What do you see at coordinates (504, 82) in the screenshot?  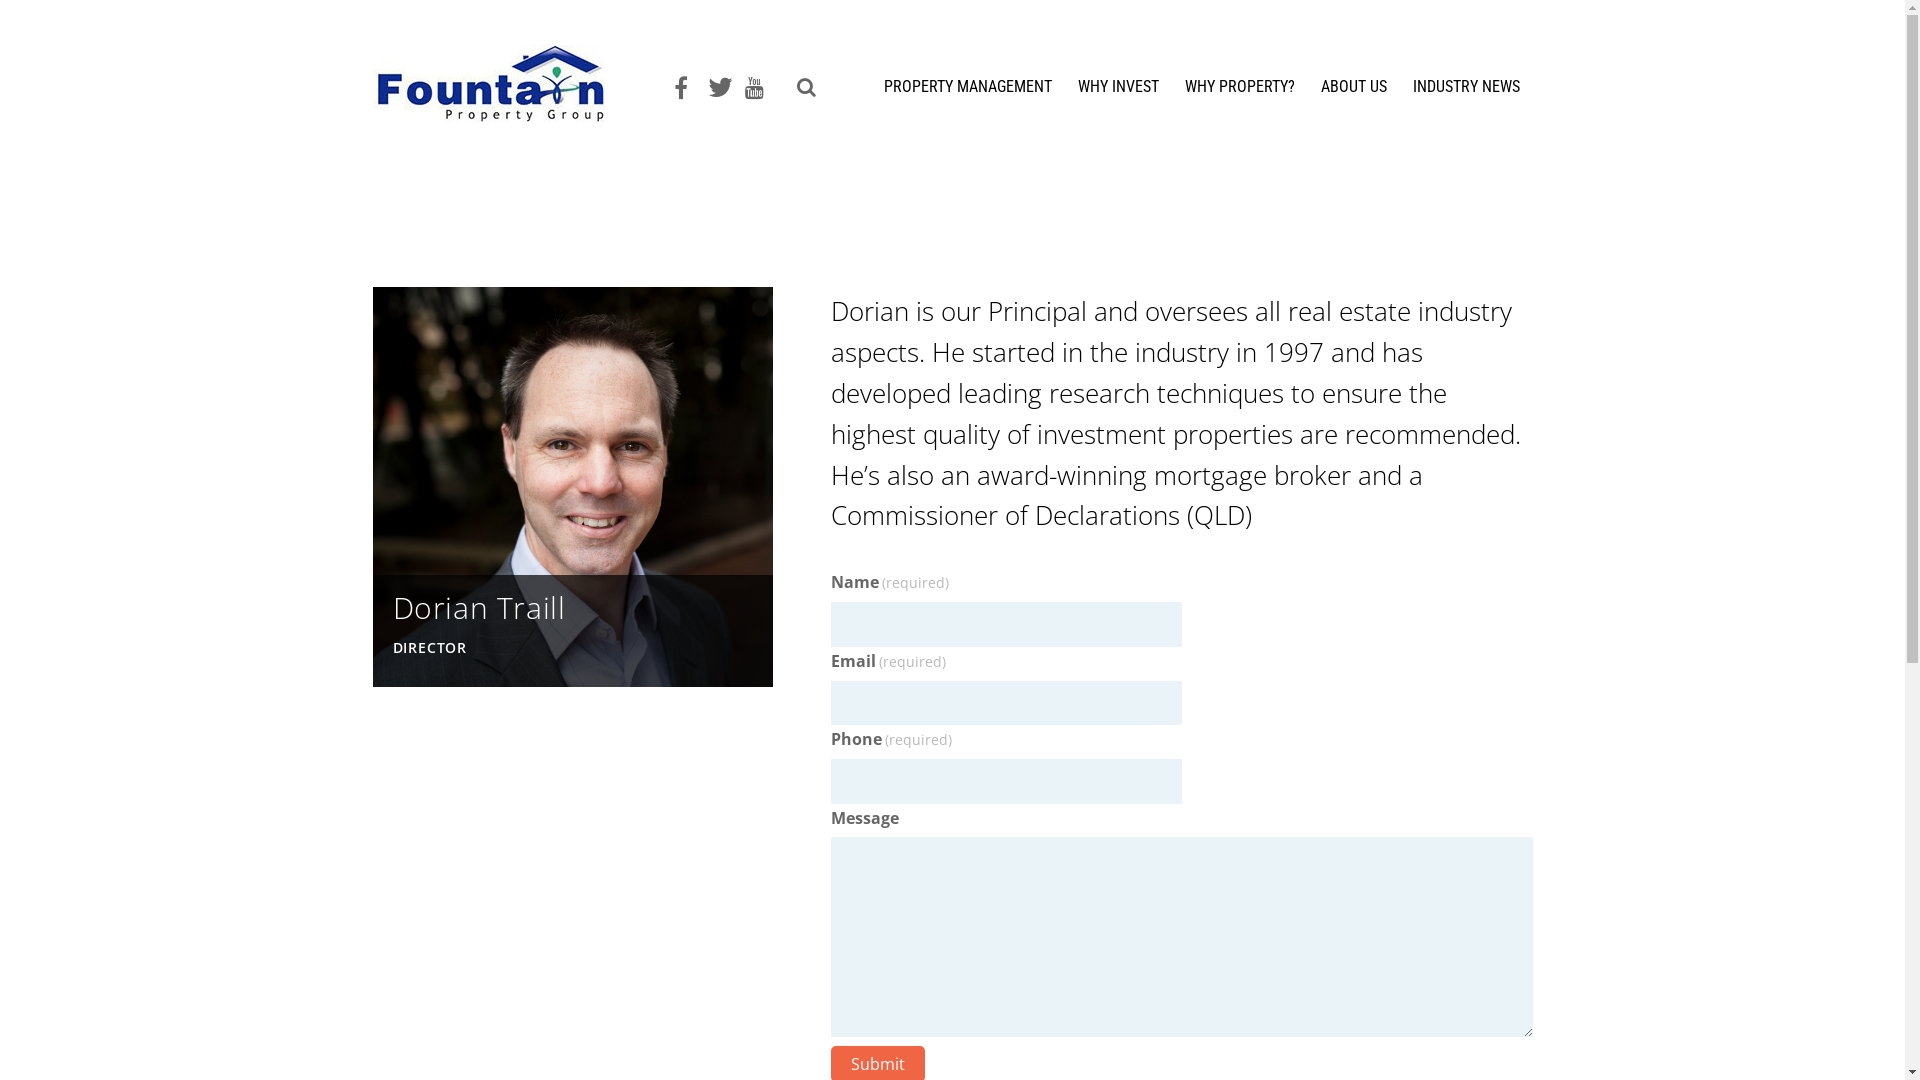 I see `'Investment Property & Wealth Creation Strategies'` at bounding box center [504, 82].